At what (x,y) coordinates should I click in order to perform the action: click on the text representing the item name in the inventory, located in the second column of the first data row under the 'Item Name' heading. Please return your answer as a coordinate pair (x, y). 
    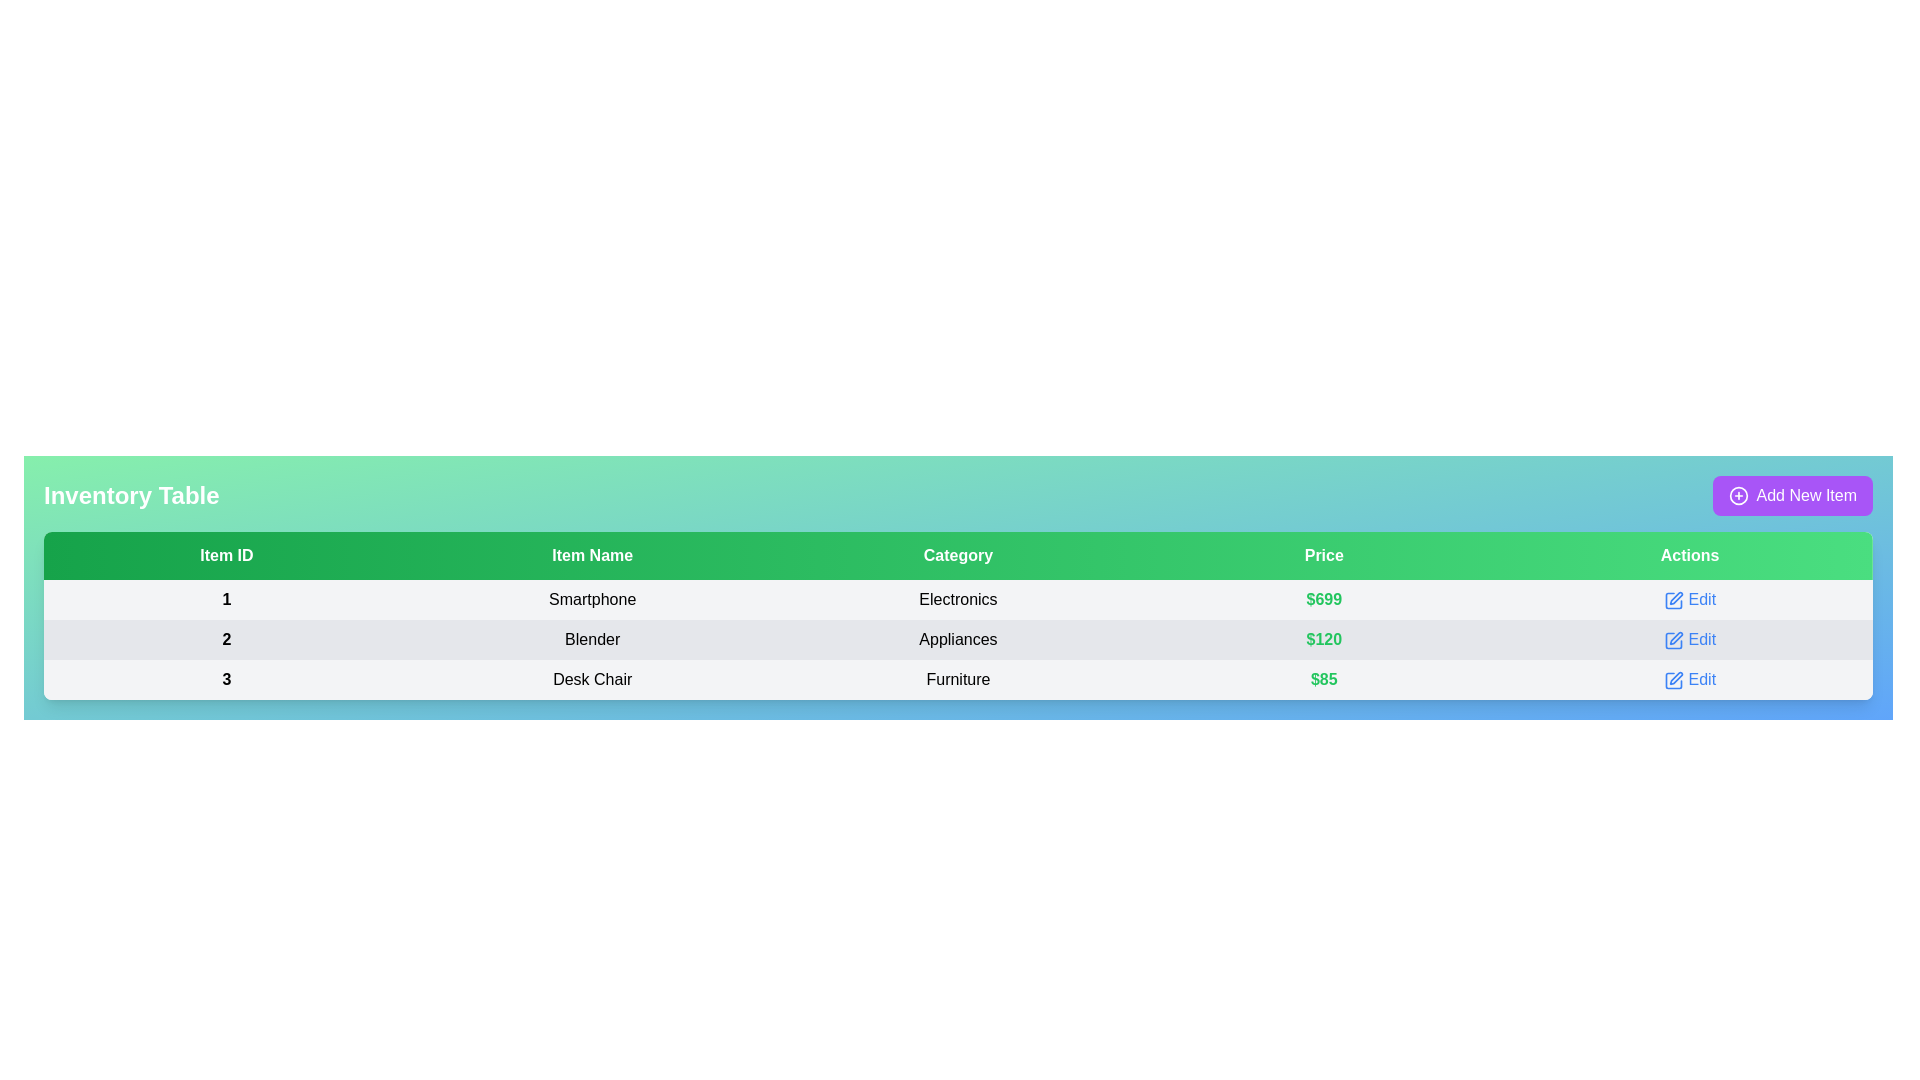
    Looking at the image, I should click on (590, 599).